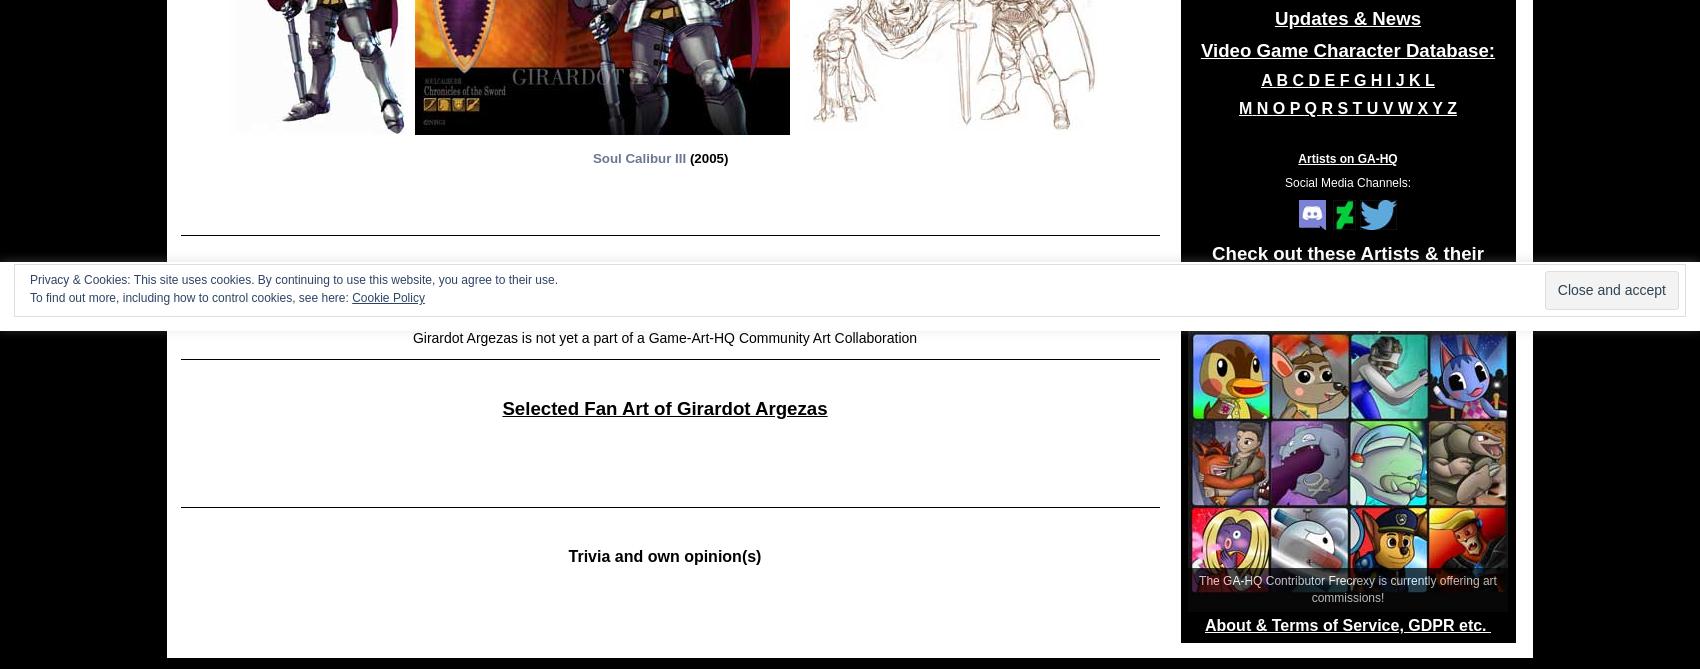  What do you see at coordinates (293, 279) in the screenshot?
I see `'Privacy & Cookies: This site uses cookies. By continuing to use this website, you agree to their use.'` at bounding box center [293, 279].